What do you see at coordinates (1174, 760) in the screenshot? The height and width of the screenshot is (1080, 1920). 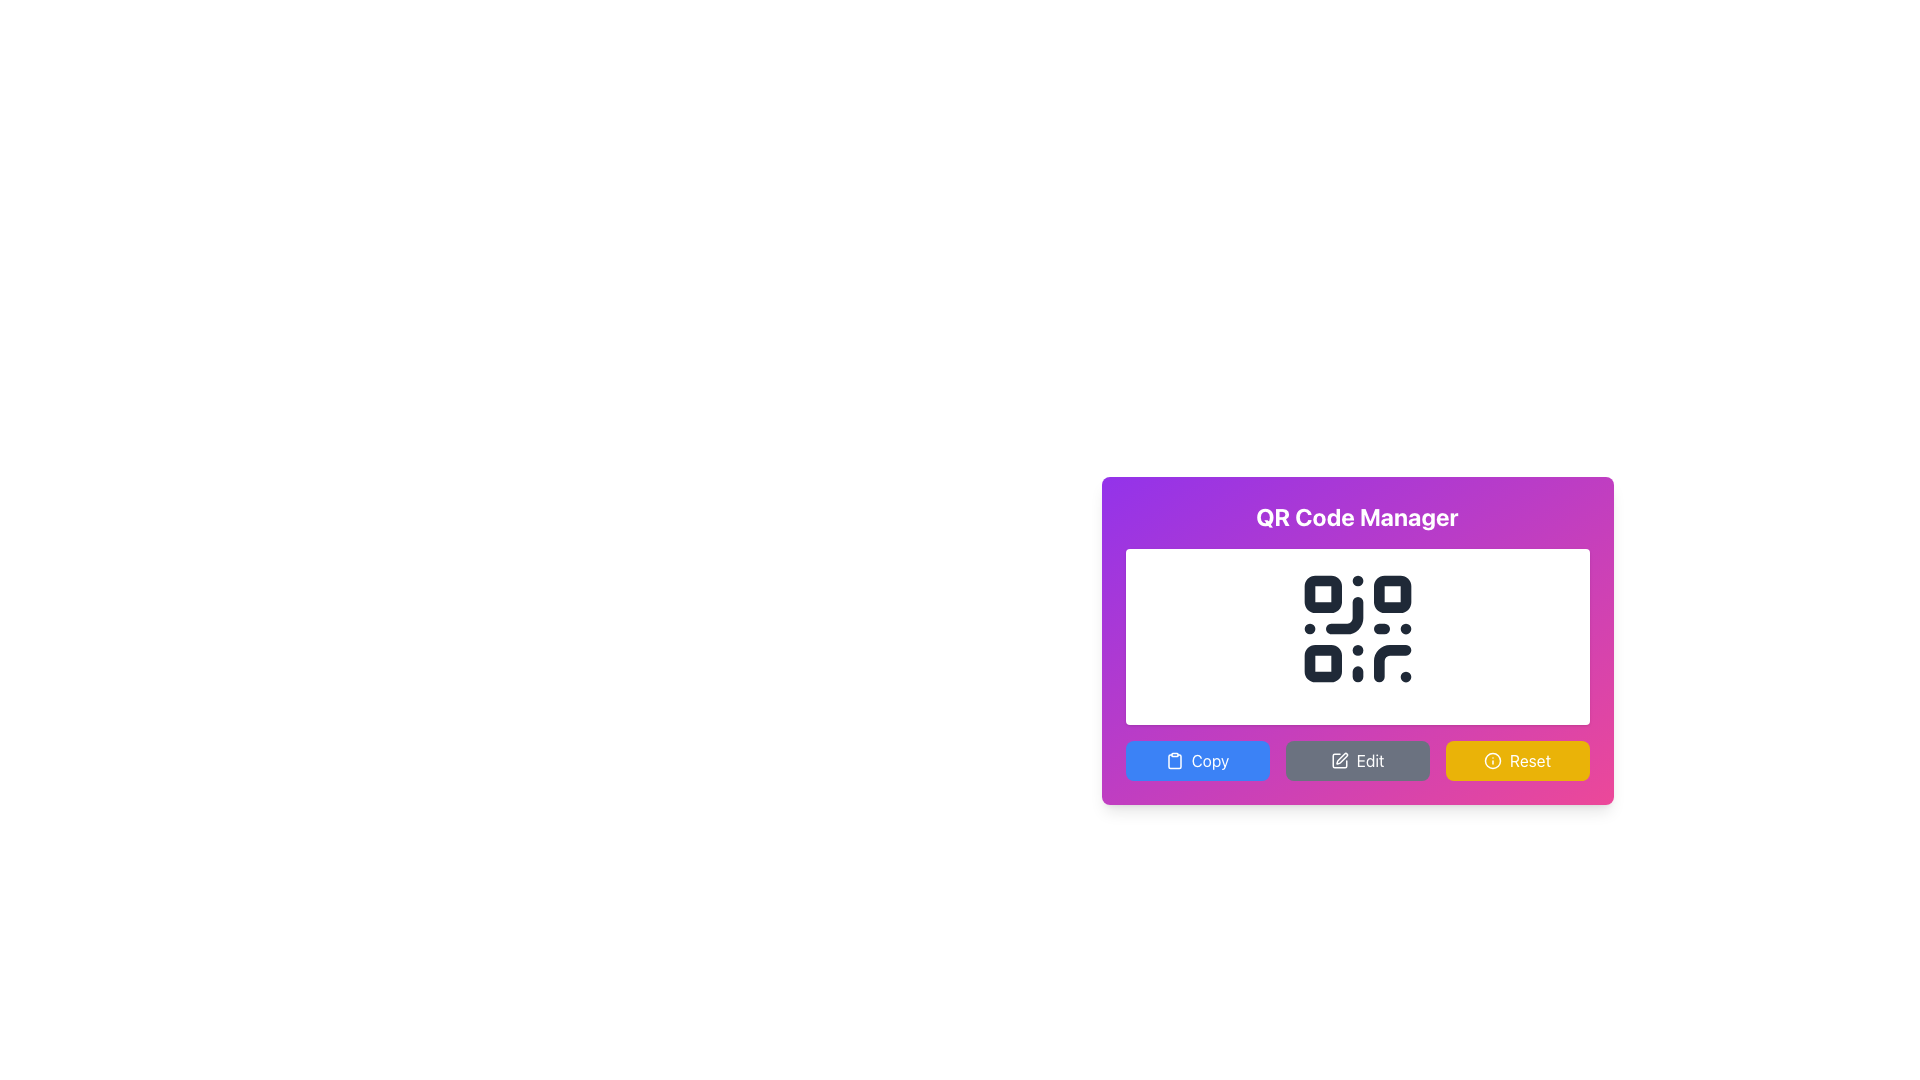 I see `the clipboard icon located to the left of the 'Copy' text in the blue rectangular button at the bottom-left corner of the QR Code Manager interface` at bounding box center [1174, 760].